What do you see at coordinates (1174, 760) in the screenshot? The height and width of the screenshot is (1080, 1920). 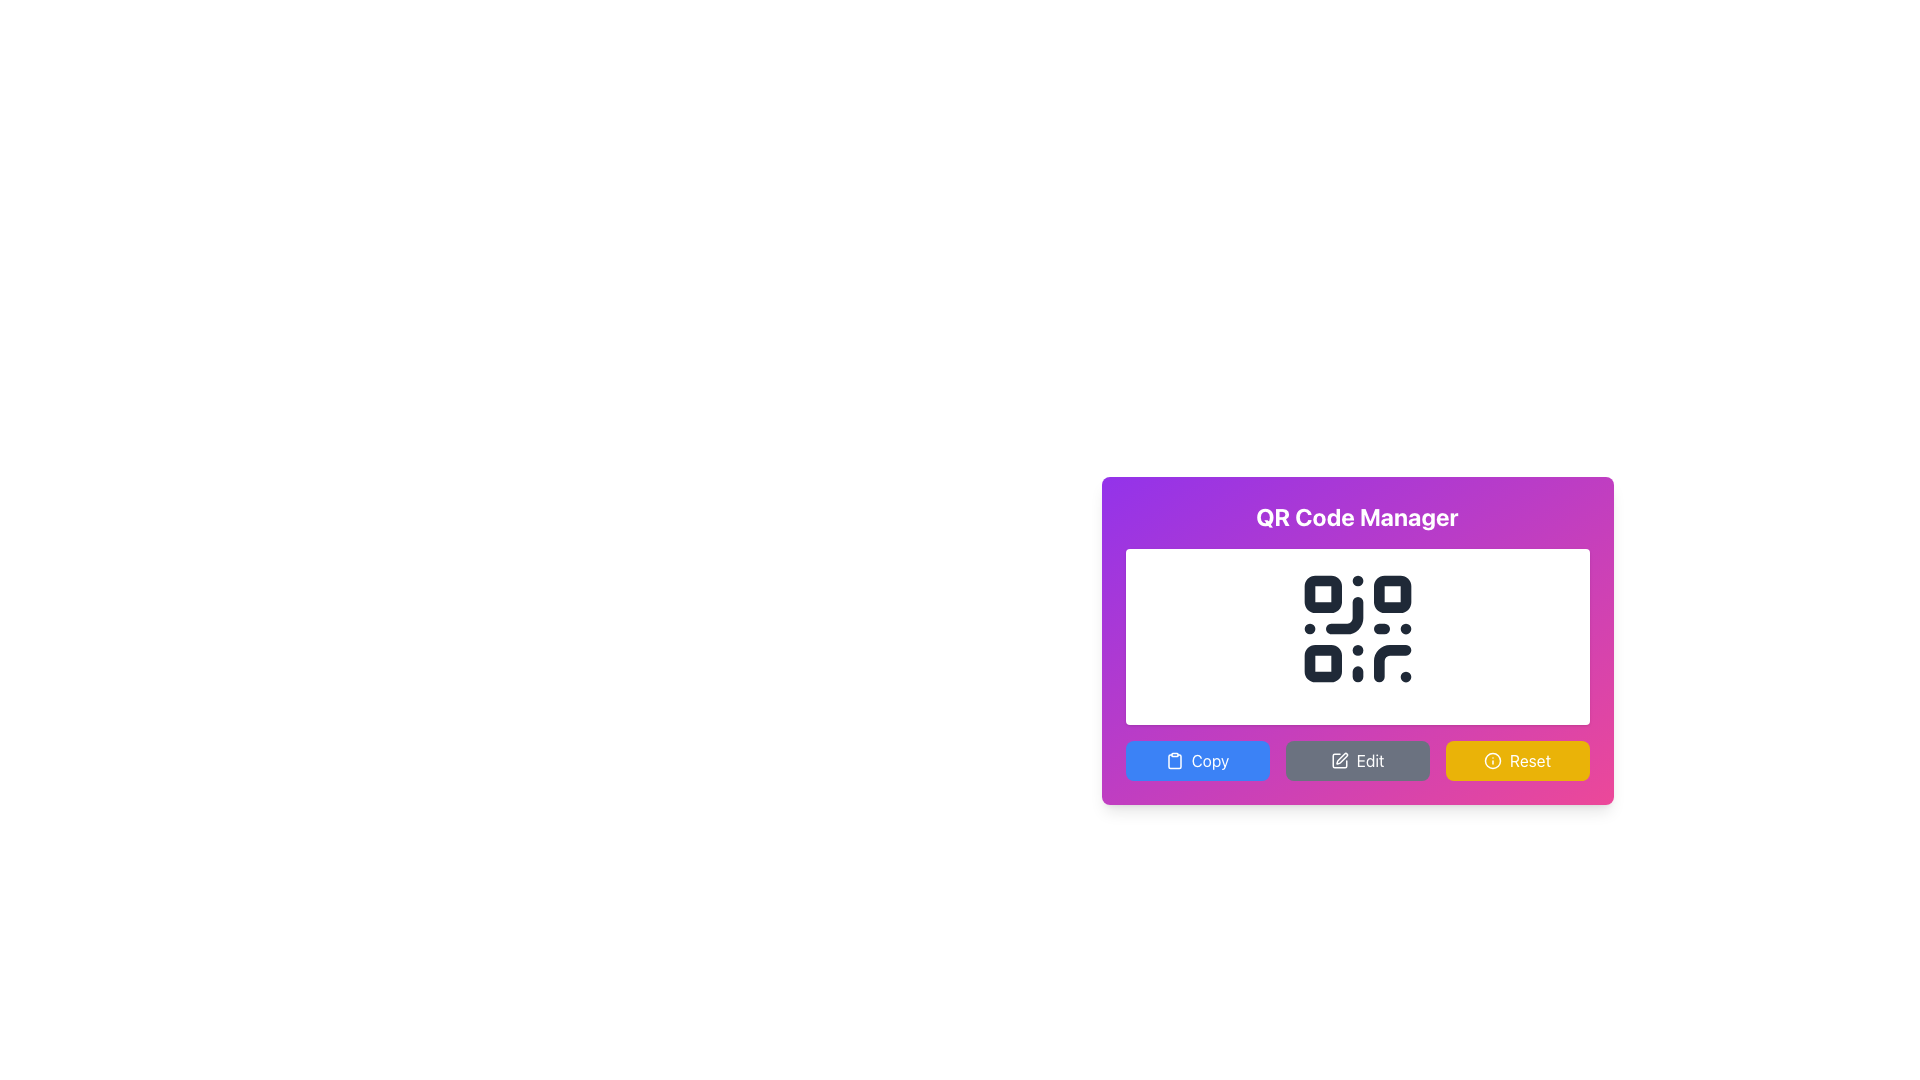 I see `the clipboard icon located to the left of the 'Copy' text in the blue rectangular button at the bottom-left corner of the QR Code Manager interface` at bounding box center [1174, 760].